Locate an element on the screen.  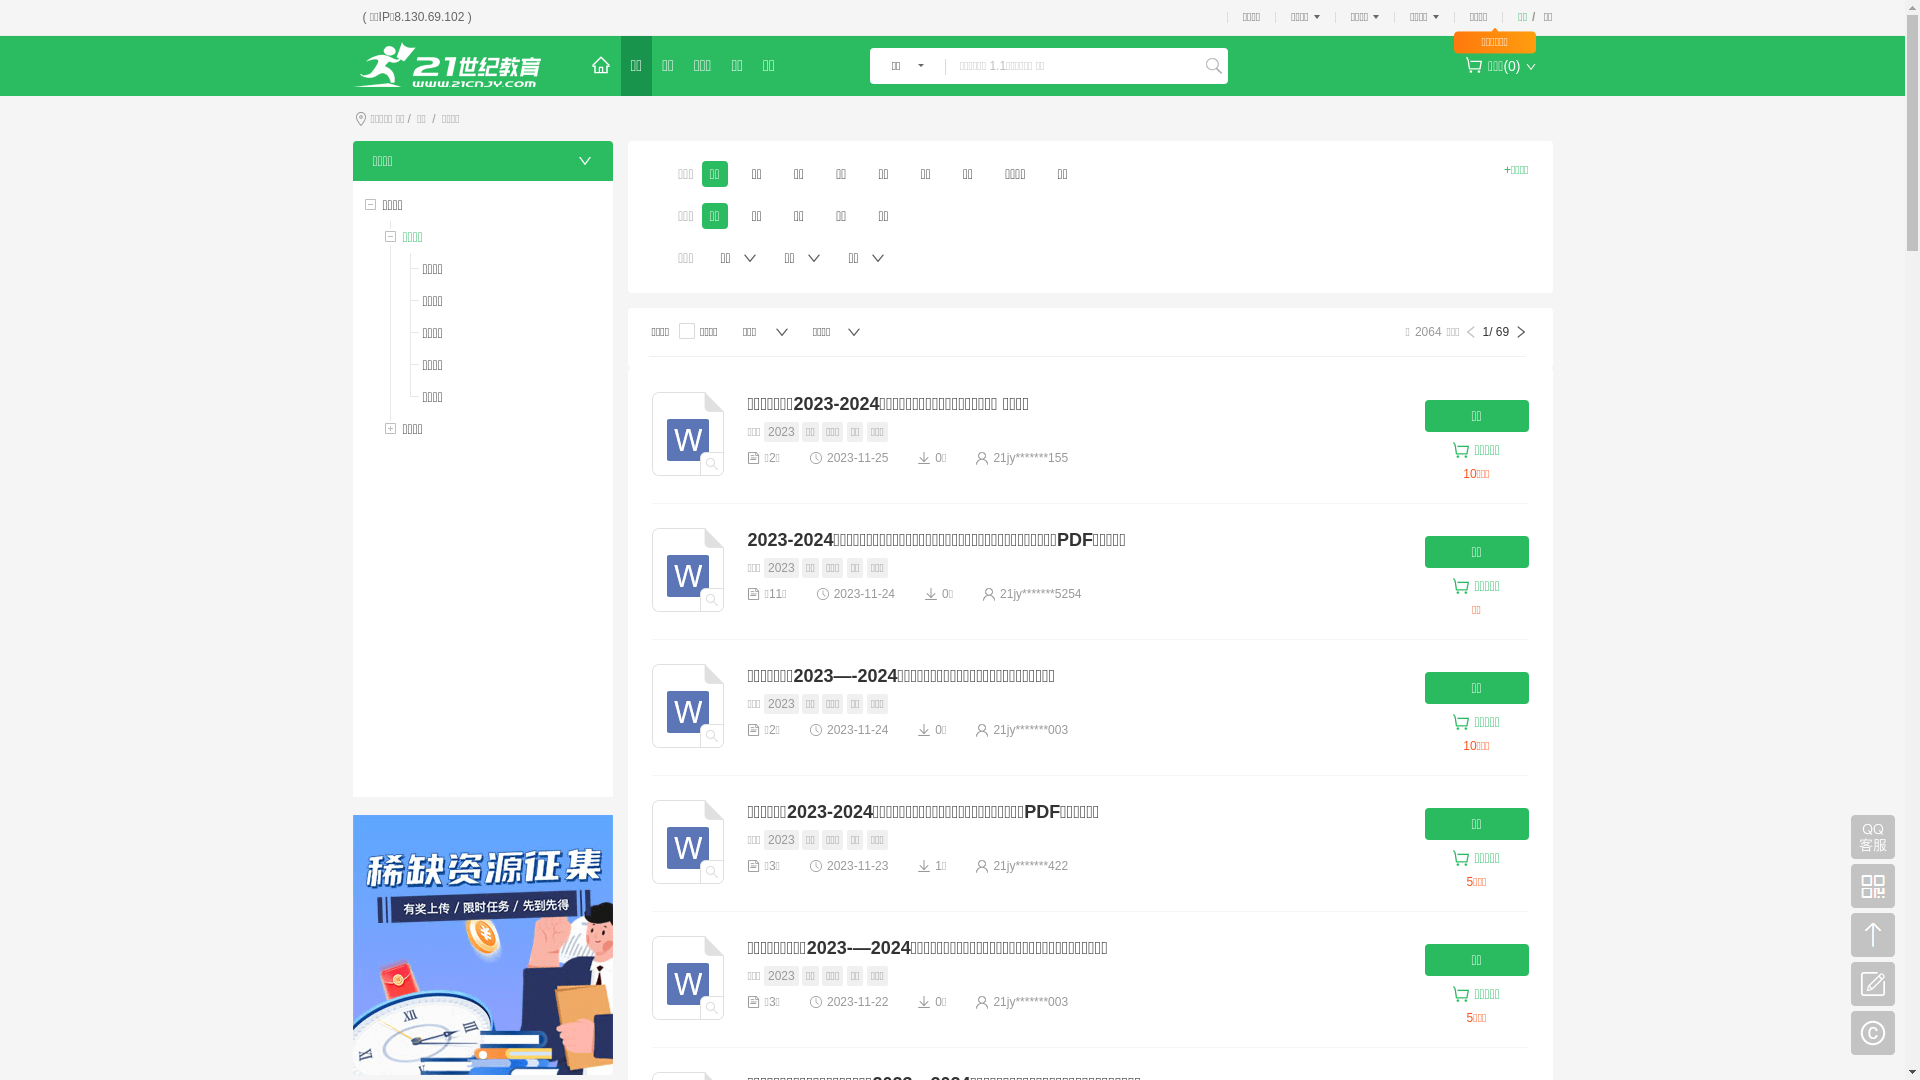
'21jy*******003' is located at coordinates (993, 729).